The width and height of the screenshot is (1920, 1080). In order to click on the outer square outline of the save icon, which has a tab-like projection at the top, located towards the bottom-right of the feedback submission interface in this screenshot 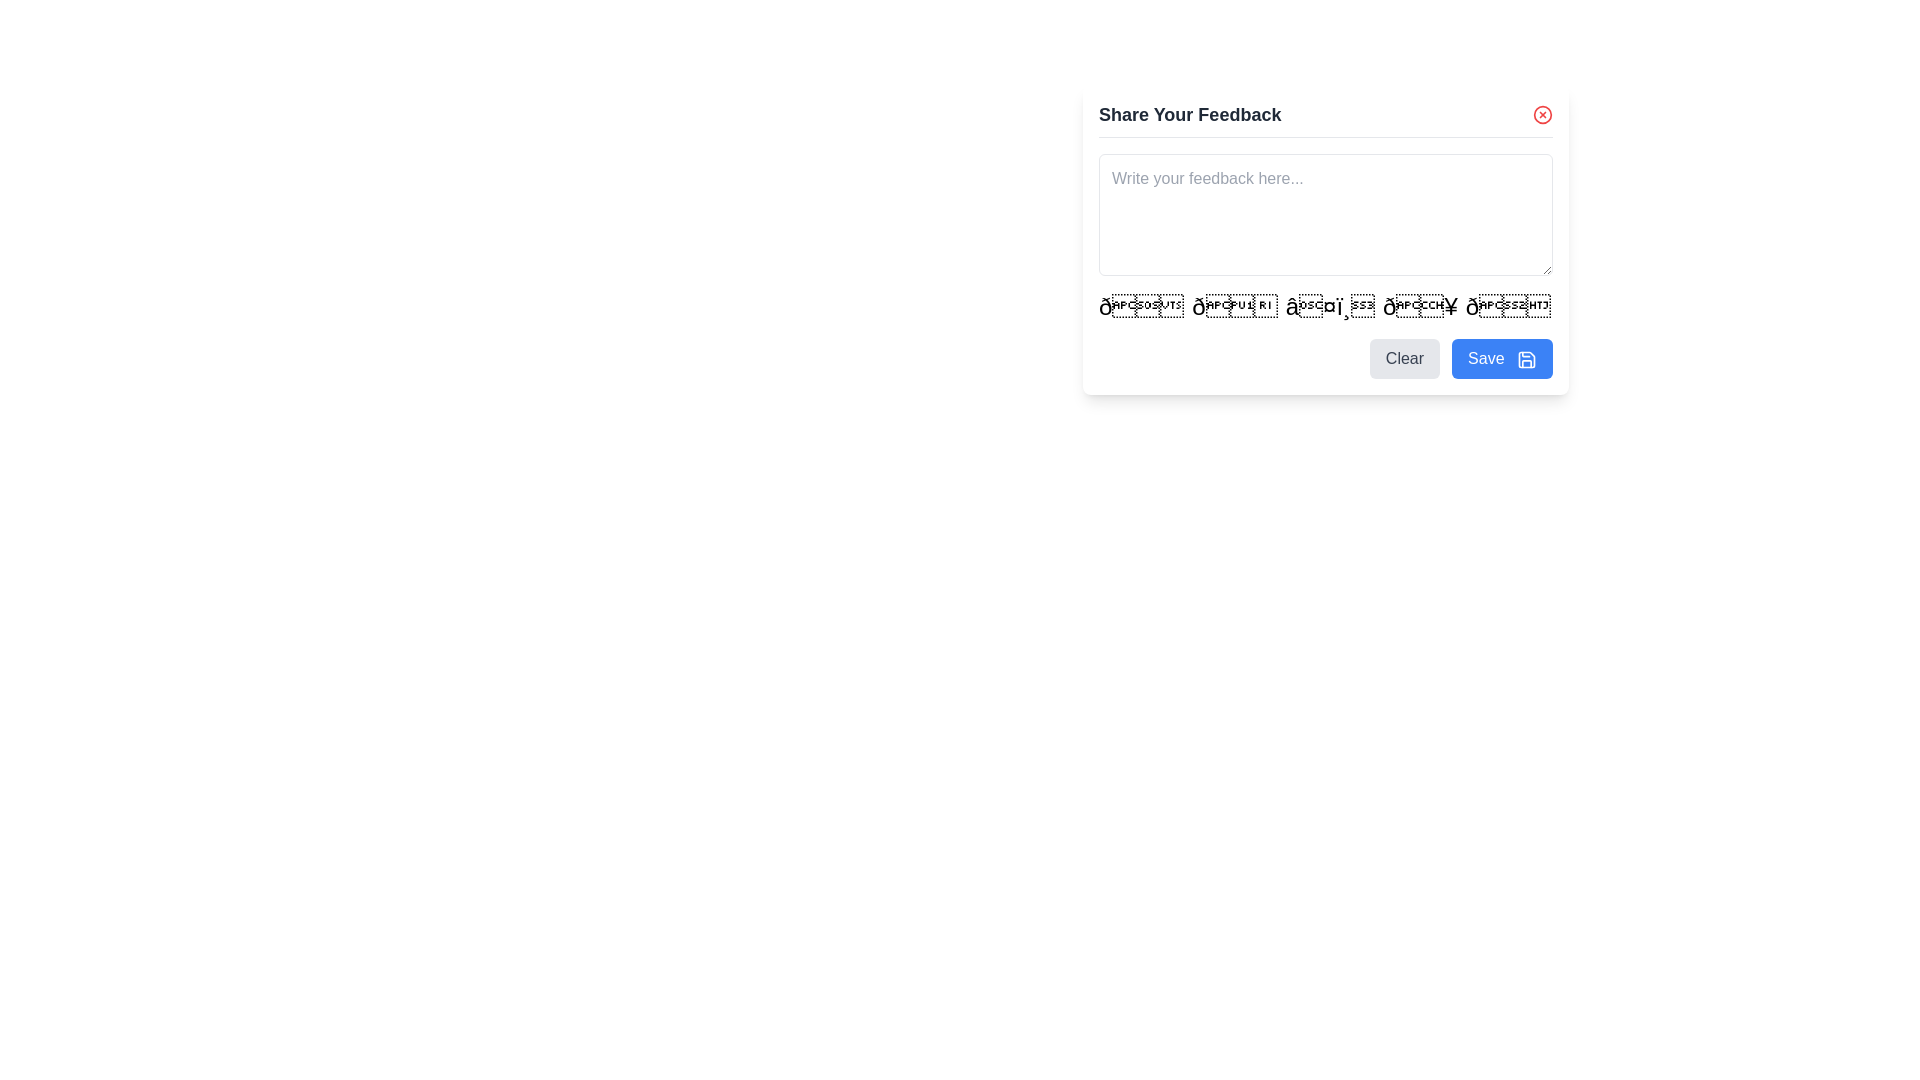, I will do `click(1525, 357)`.